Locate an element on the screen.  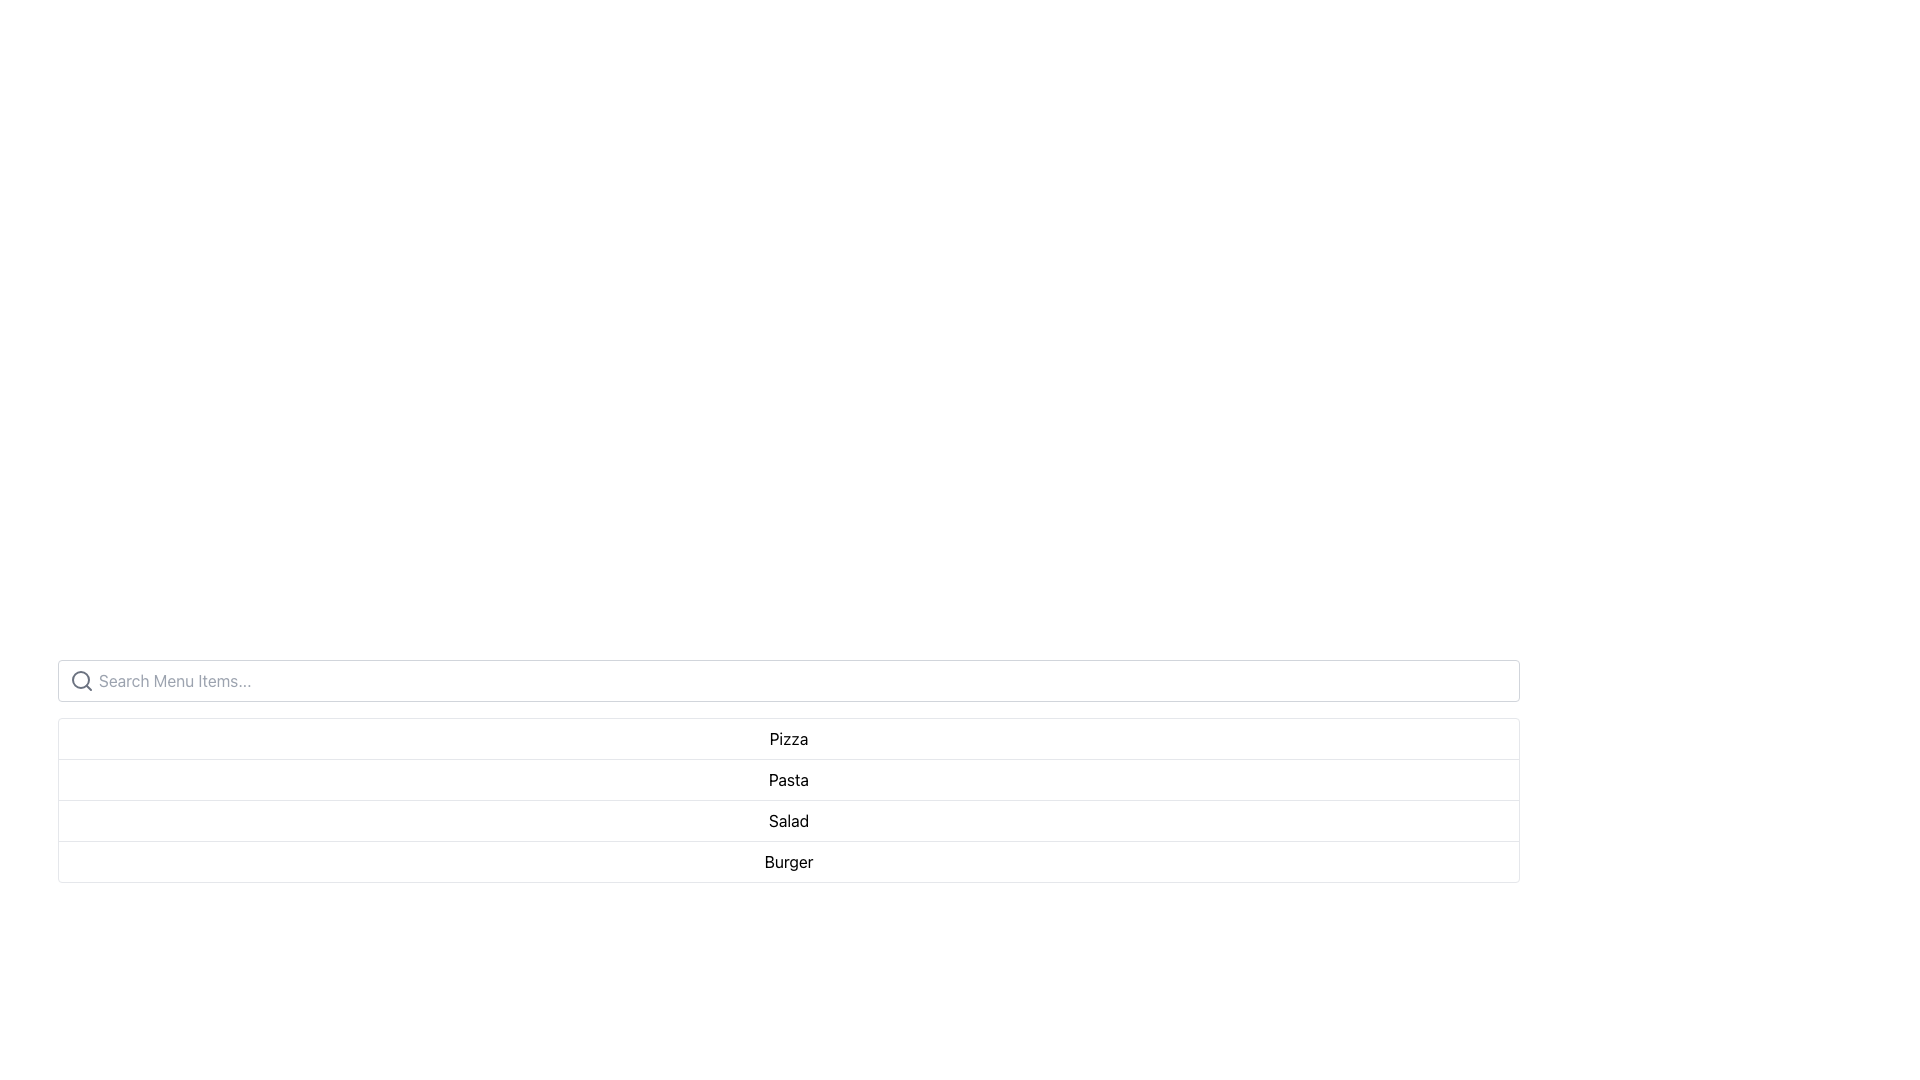
the text item 'Pasta' in the selectable menu list is located at coordinates (787, 778).